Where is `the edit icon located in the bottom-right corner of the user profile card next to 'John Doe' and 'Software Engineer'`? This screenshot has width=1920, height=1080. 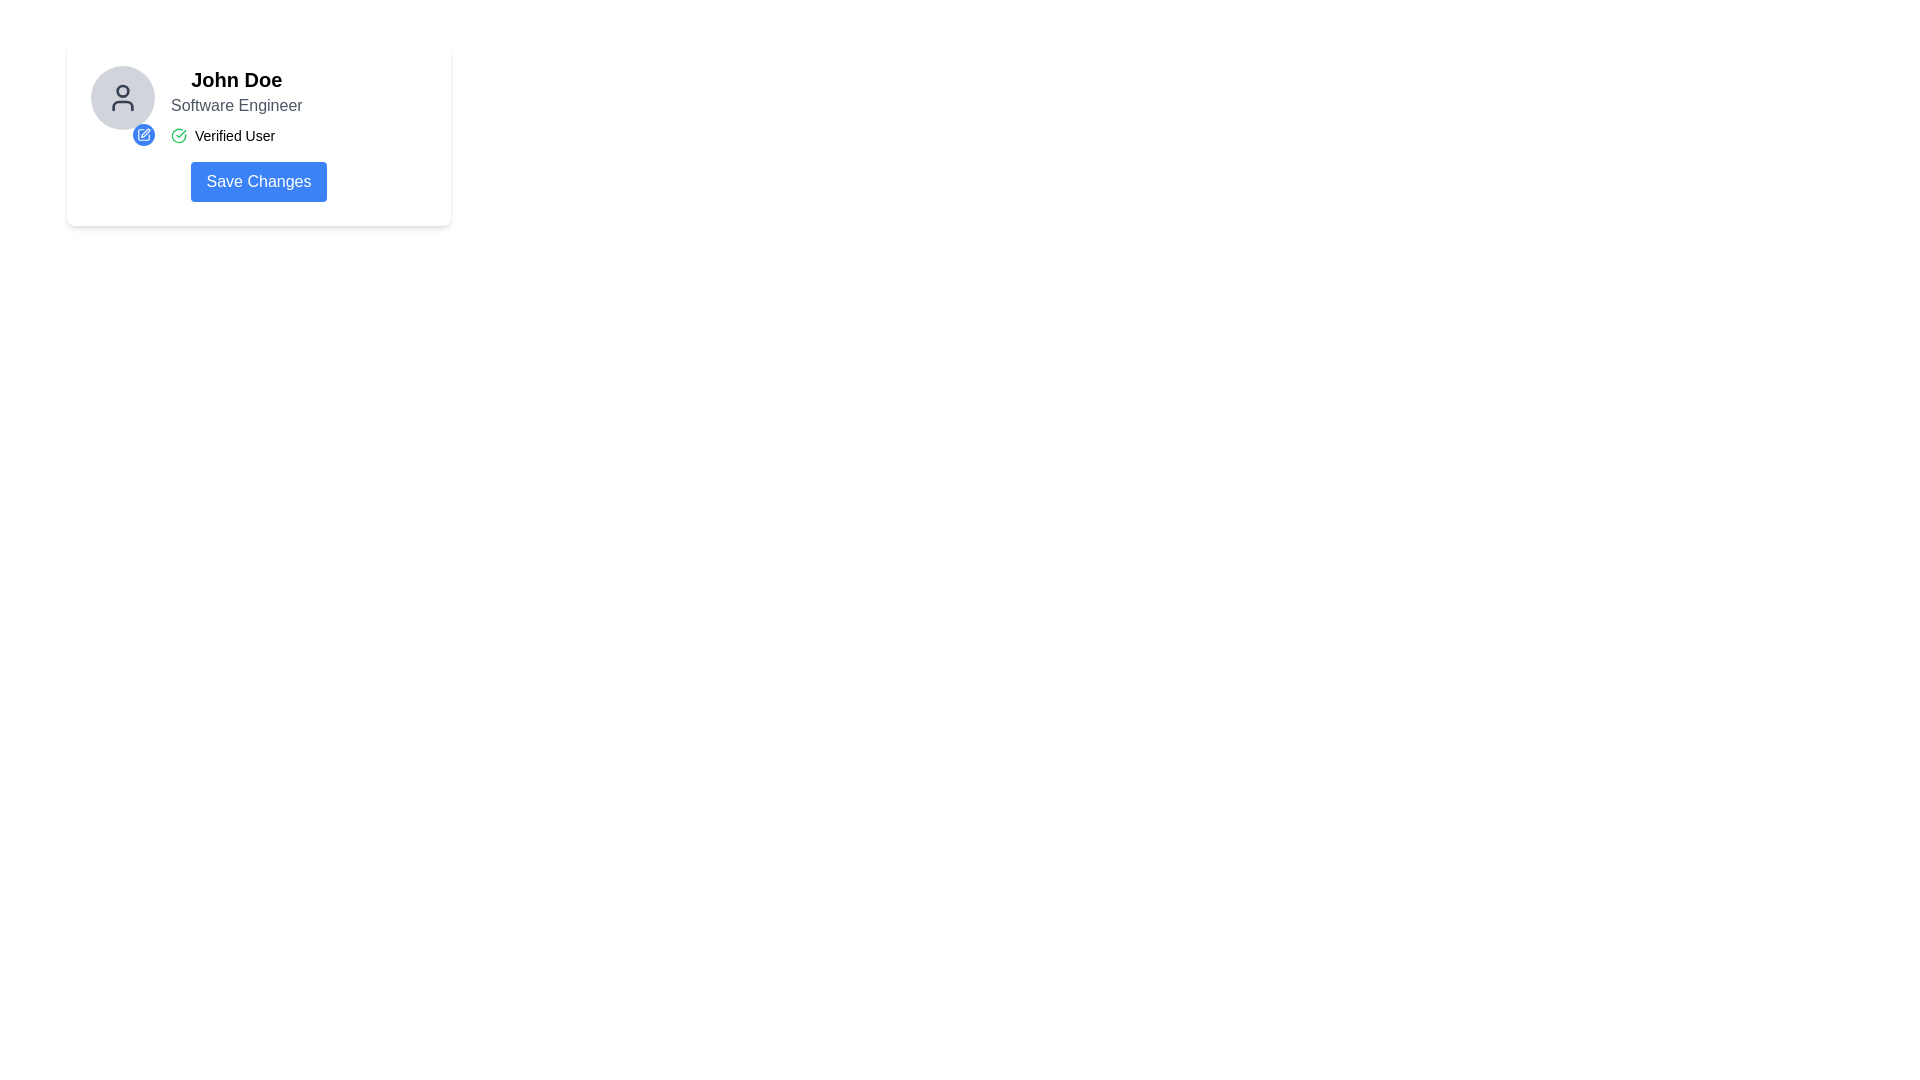
the edit icon located in the bottom-right corner of the user profile card next to 'John Doe' and 'Software Engineer' is located at coordinates (143, 135).